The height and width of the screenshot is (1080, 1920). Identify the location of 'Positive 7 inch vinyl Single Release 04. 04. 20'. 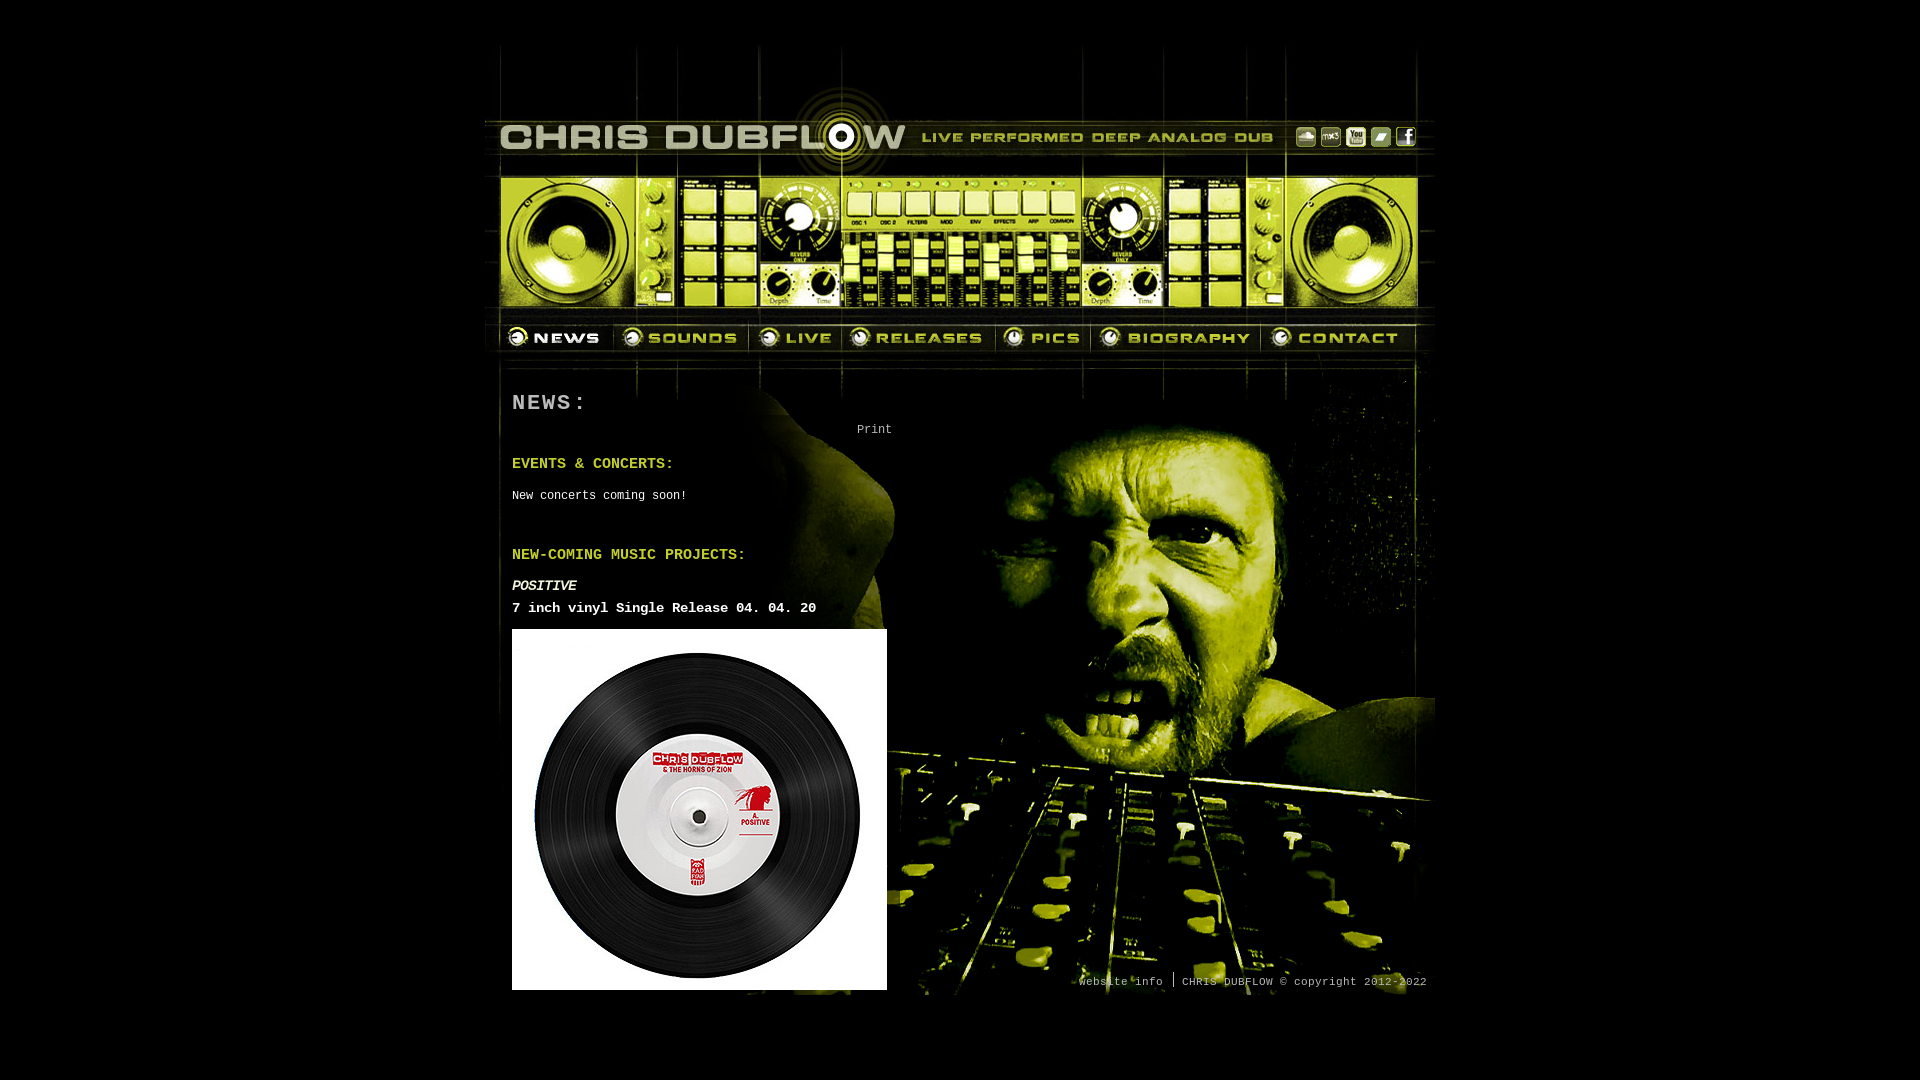
(699, 816).